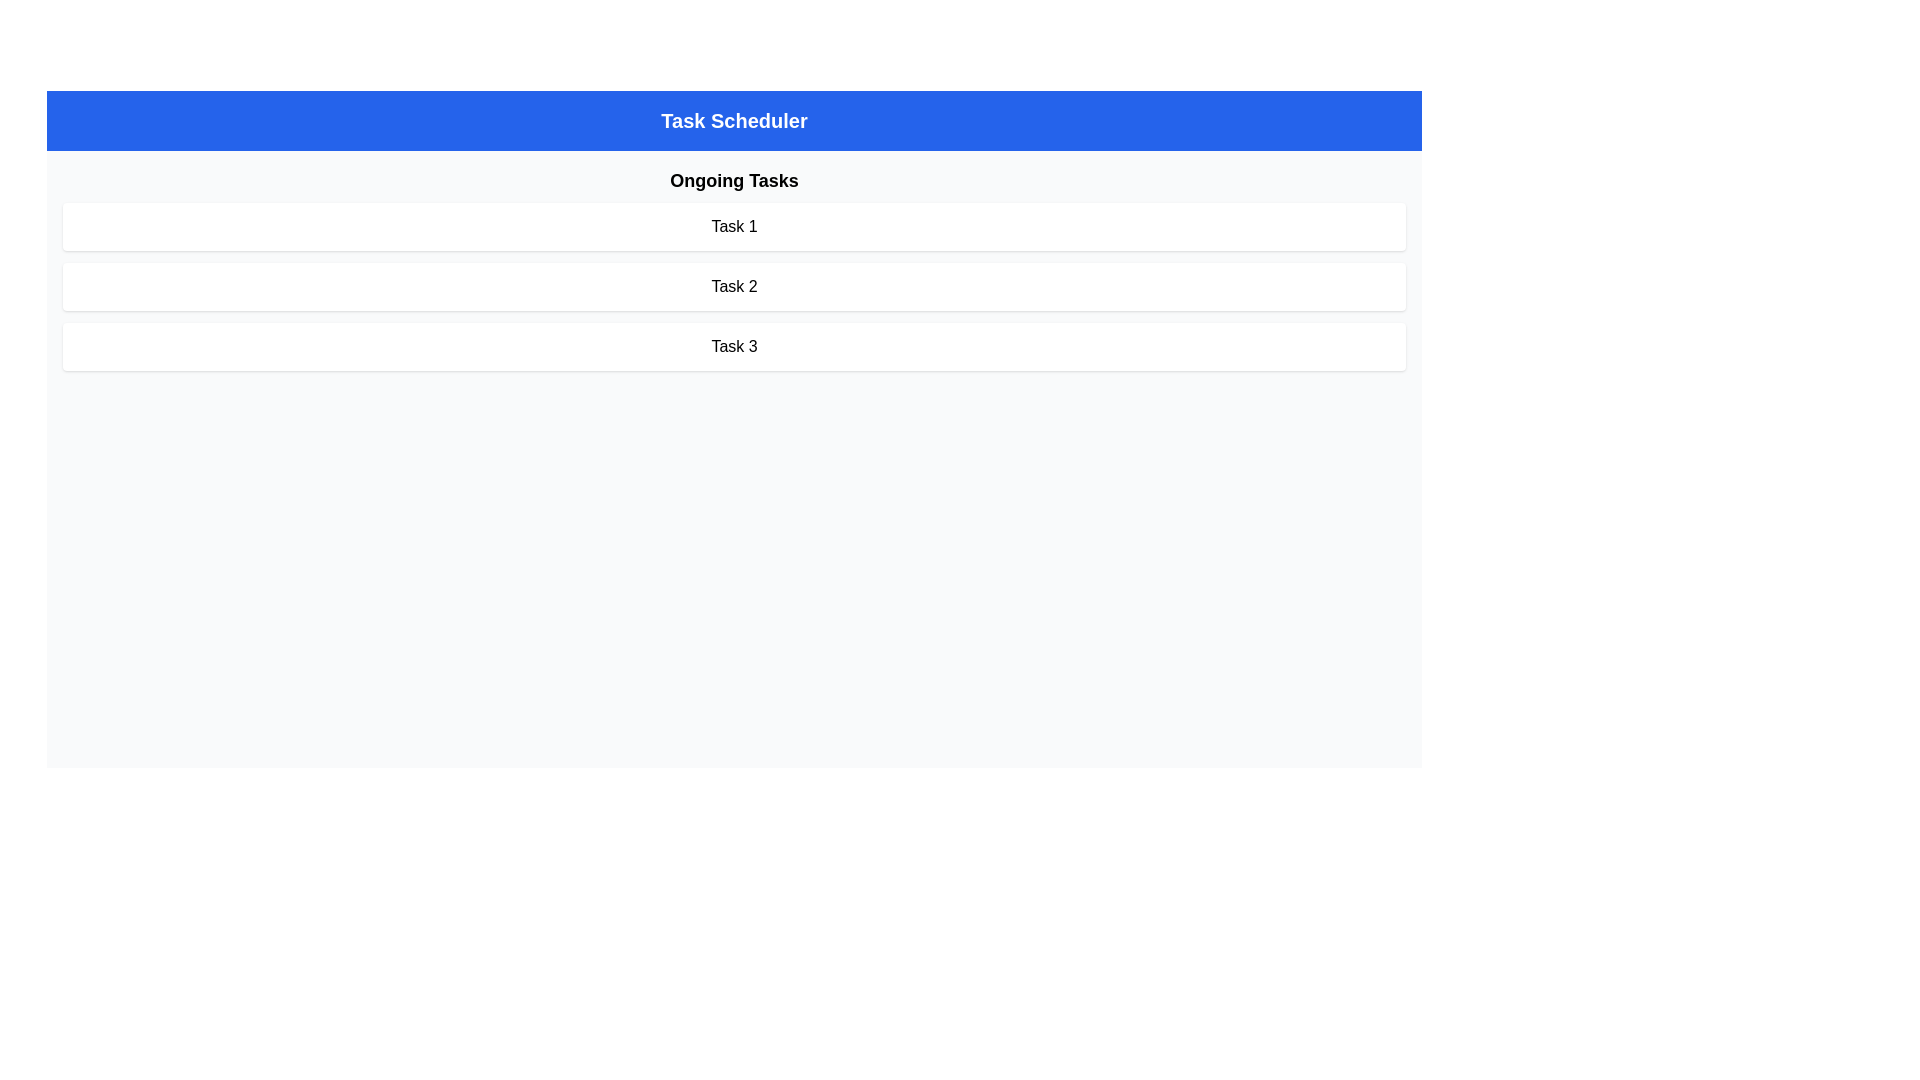 This screenshot has width=1920, height=1080. I want to click on the 'Task Scheduler' text label, which is styled in bold white font on a blue background, located near the top of the interface, so click(733, 120).